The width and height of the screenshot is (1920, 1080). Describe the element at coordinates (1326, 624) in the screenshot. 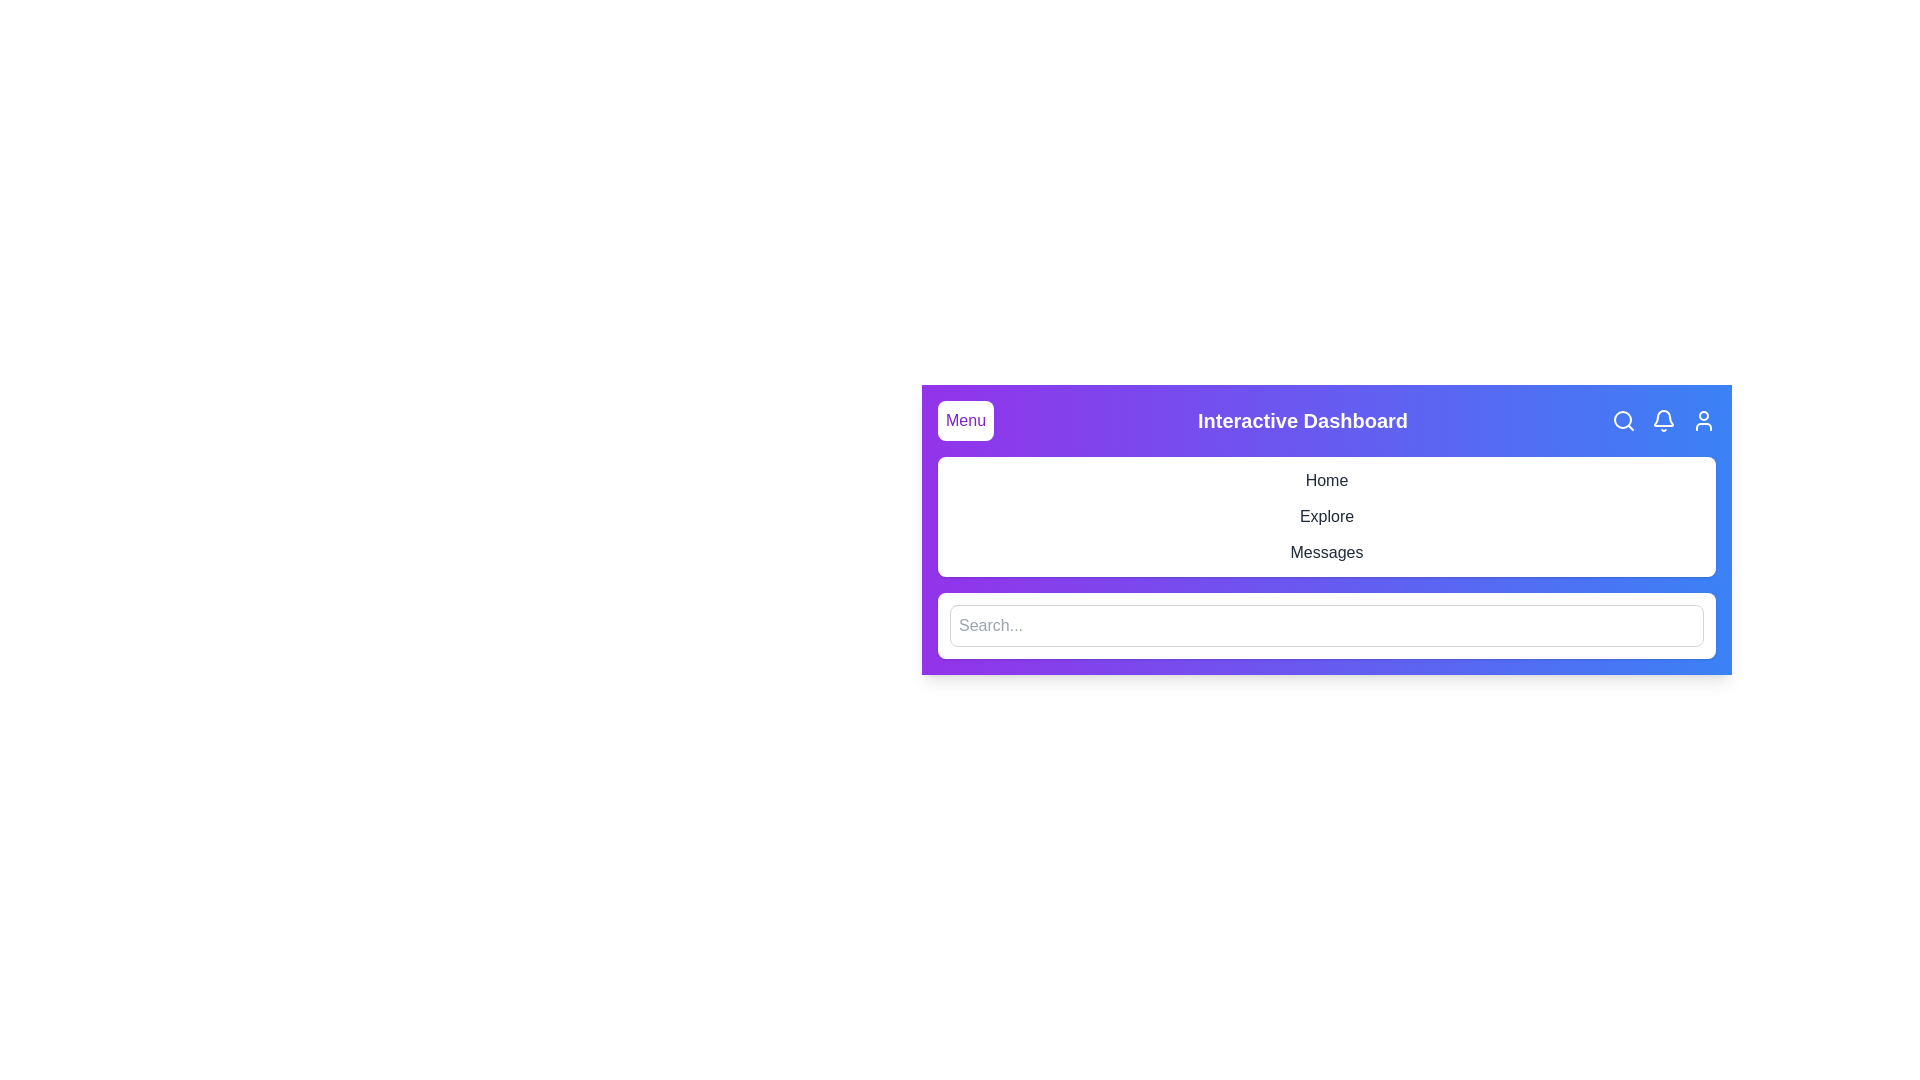

I see `the search input field to focus on it` at that location.